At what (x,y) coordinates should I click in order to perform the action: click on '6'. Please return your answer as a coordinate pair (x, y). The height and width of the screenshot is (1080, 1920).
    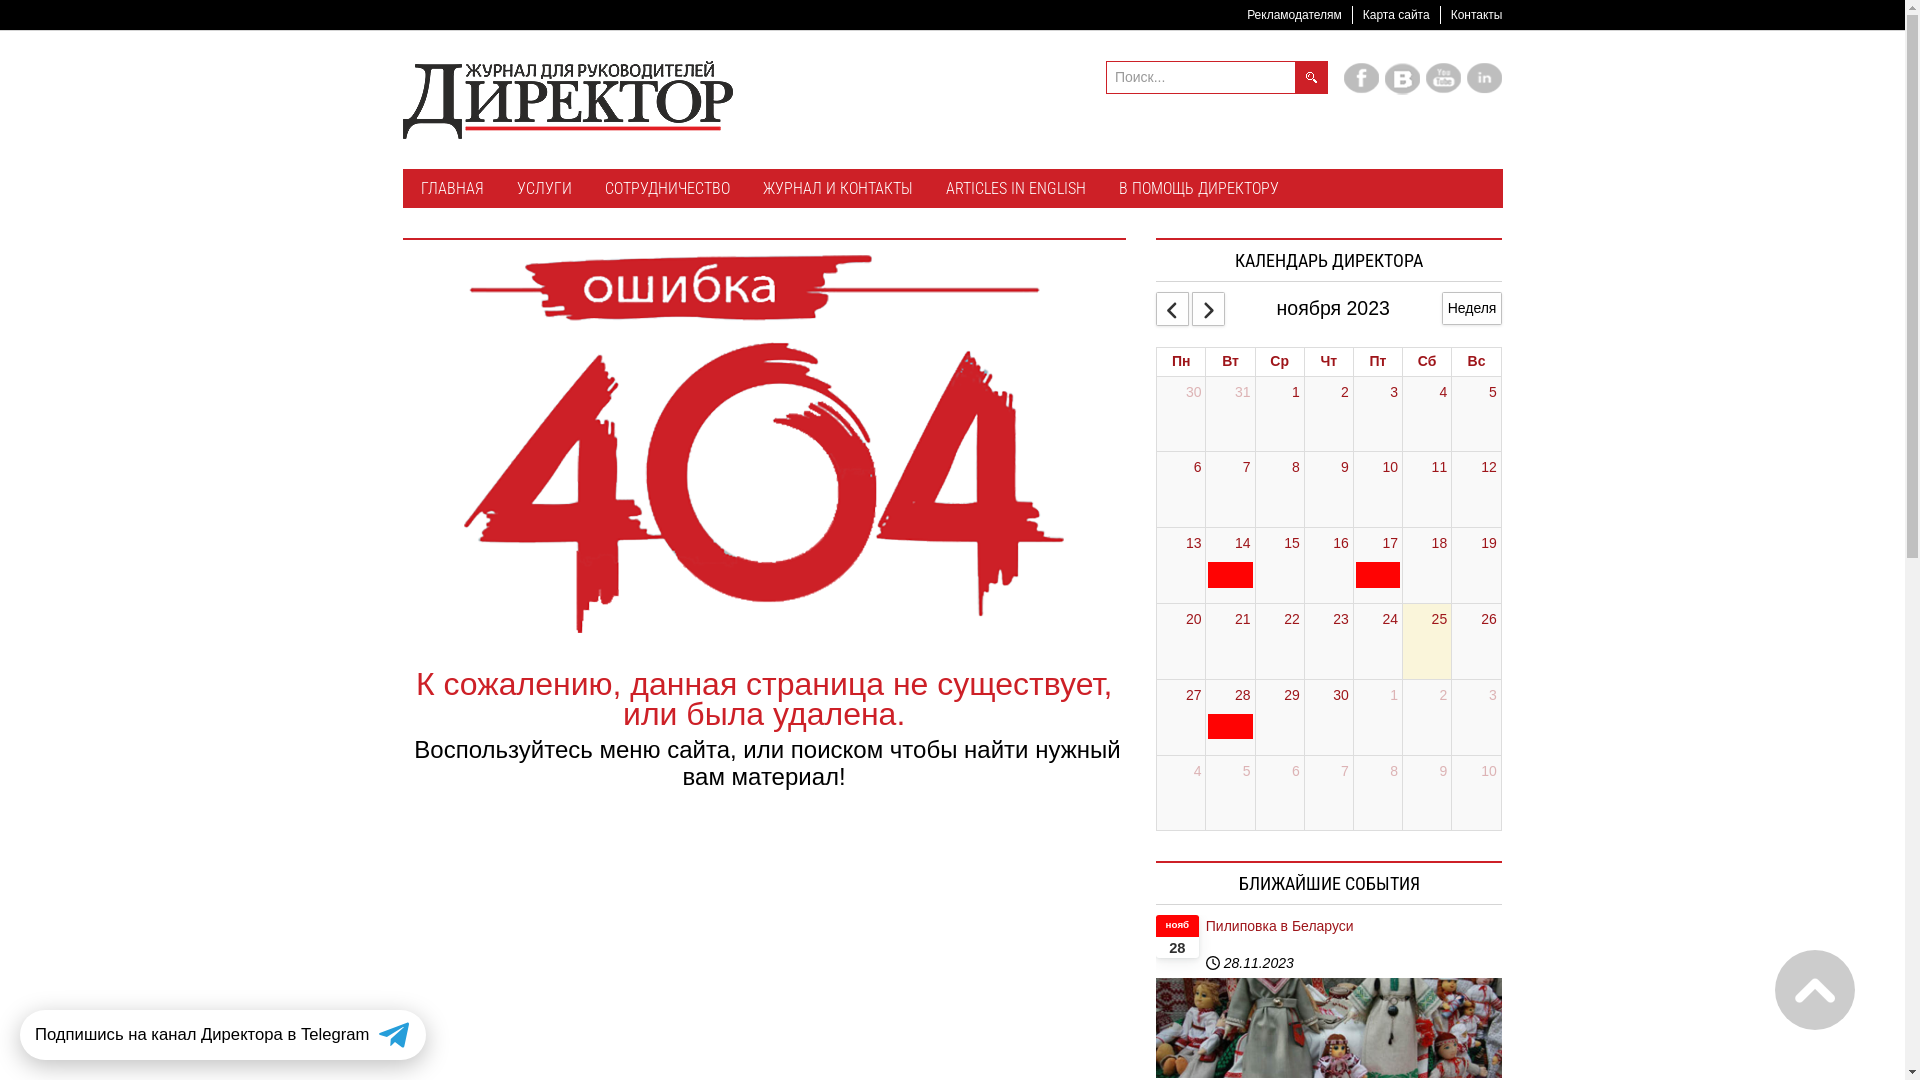
    Looking at the image, I should click on (1198, 467).